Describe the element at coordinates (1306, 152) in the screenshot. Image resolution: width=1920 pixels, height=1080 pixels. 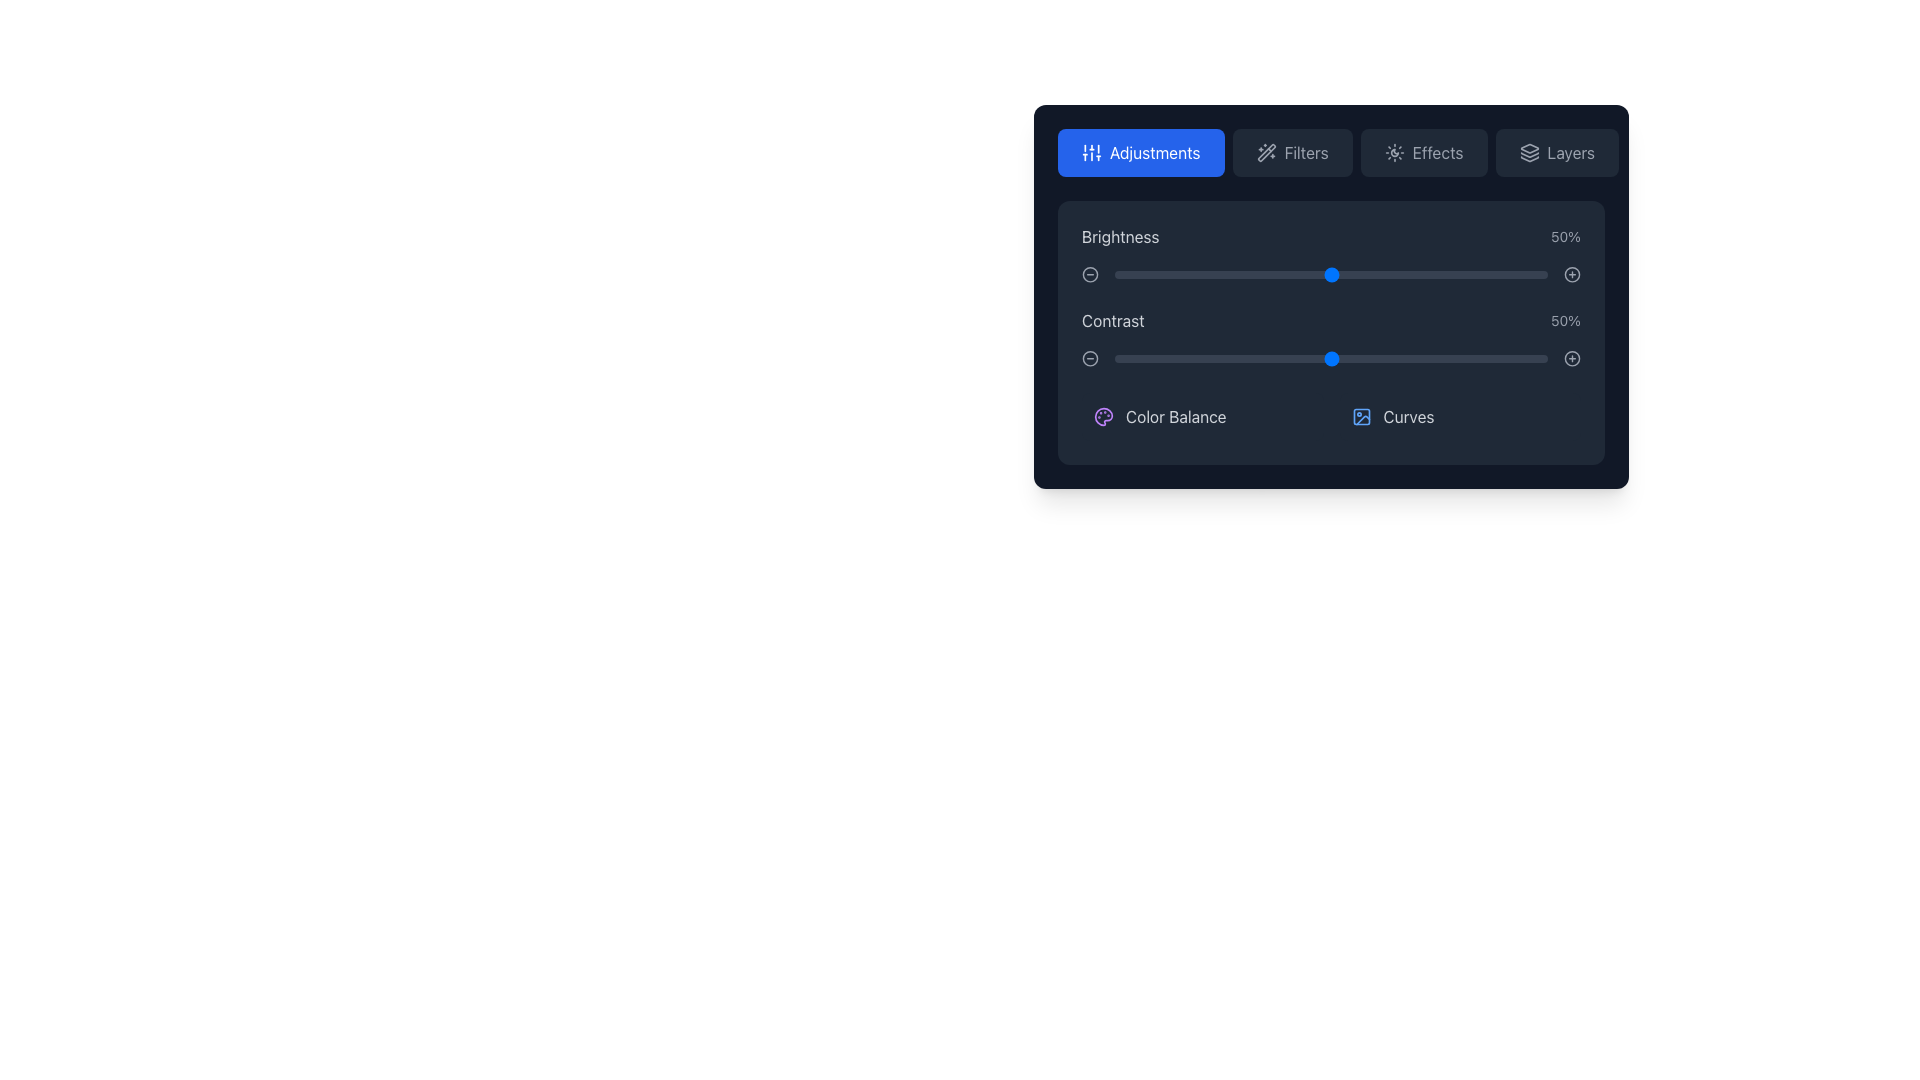
I see `the 'Filters' text label, which is a light-colored text on a dark background, positioned as the second item in a horizontal tab panel` at that location.